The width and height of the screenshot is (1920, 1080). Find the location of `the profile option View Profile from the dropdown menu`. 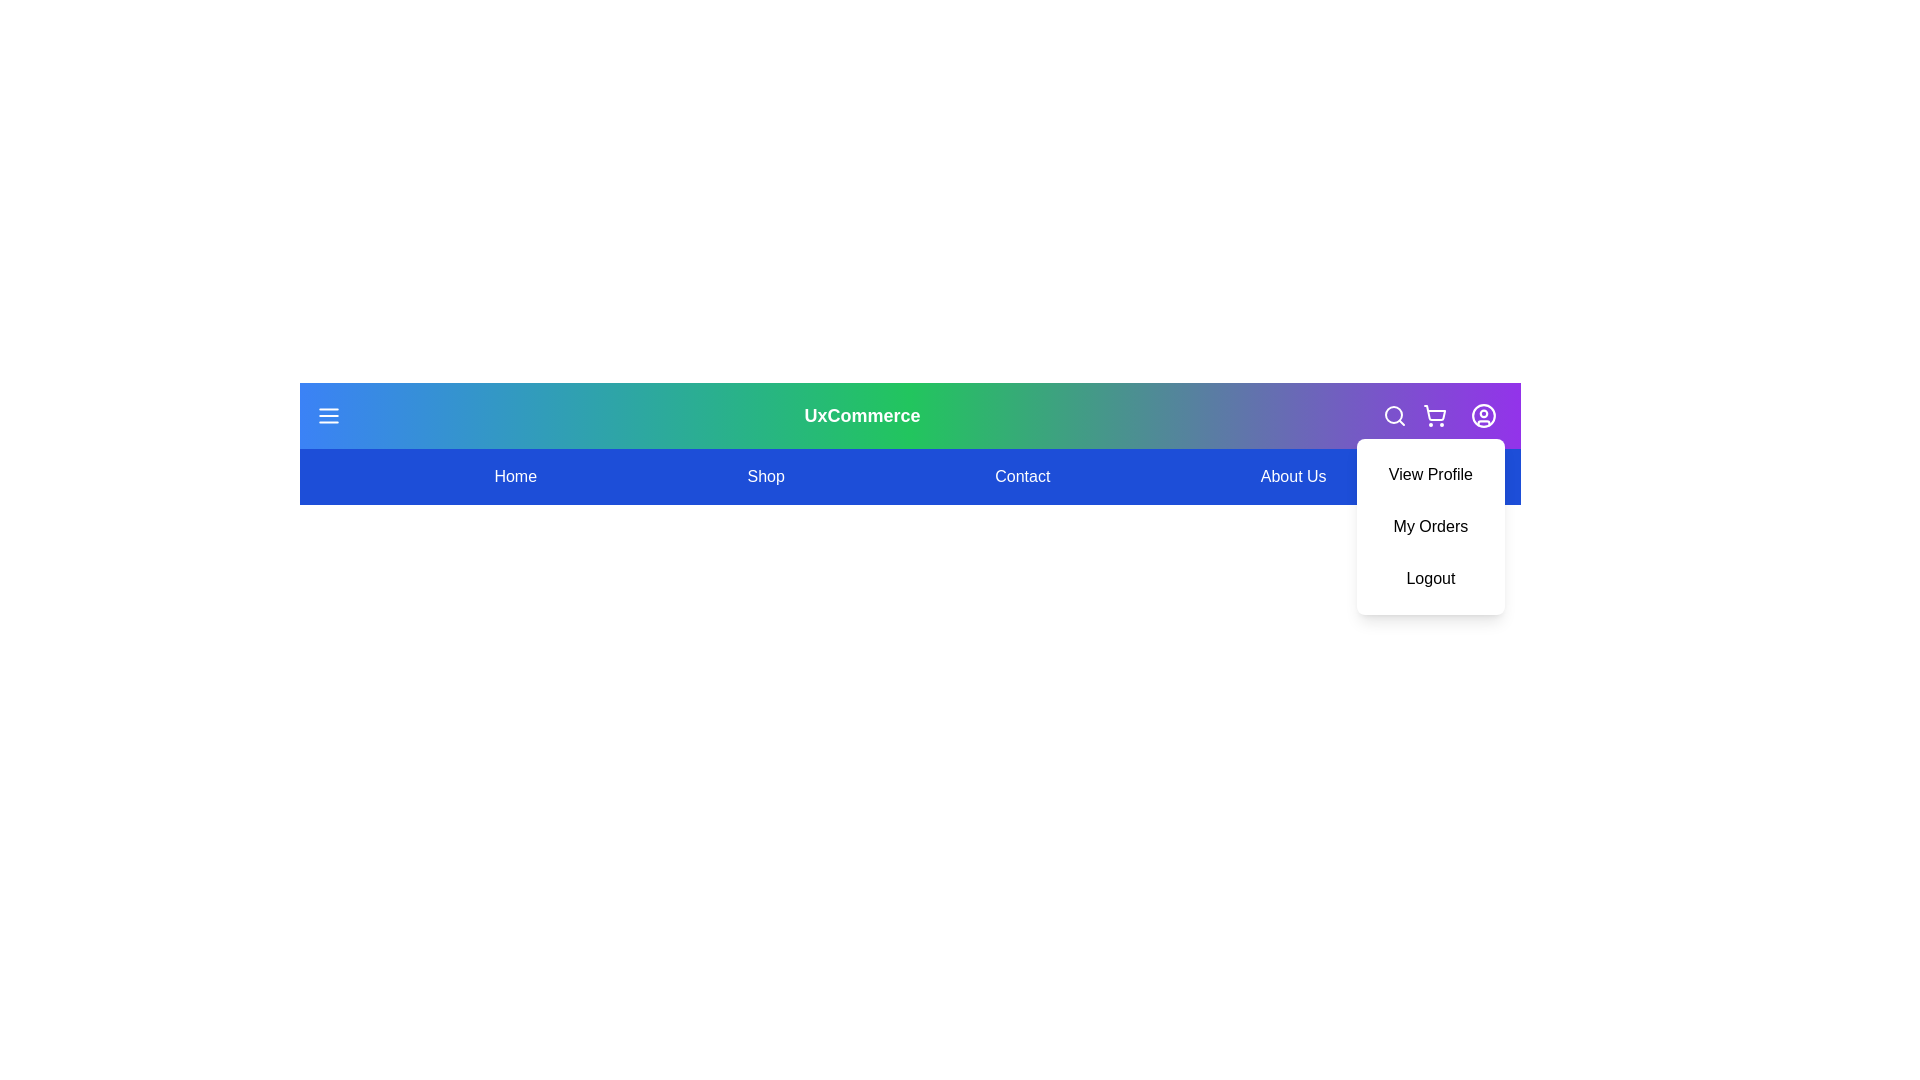

the profile option View Profile from the dropdown menu is located at coordinates (1429, 474).